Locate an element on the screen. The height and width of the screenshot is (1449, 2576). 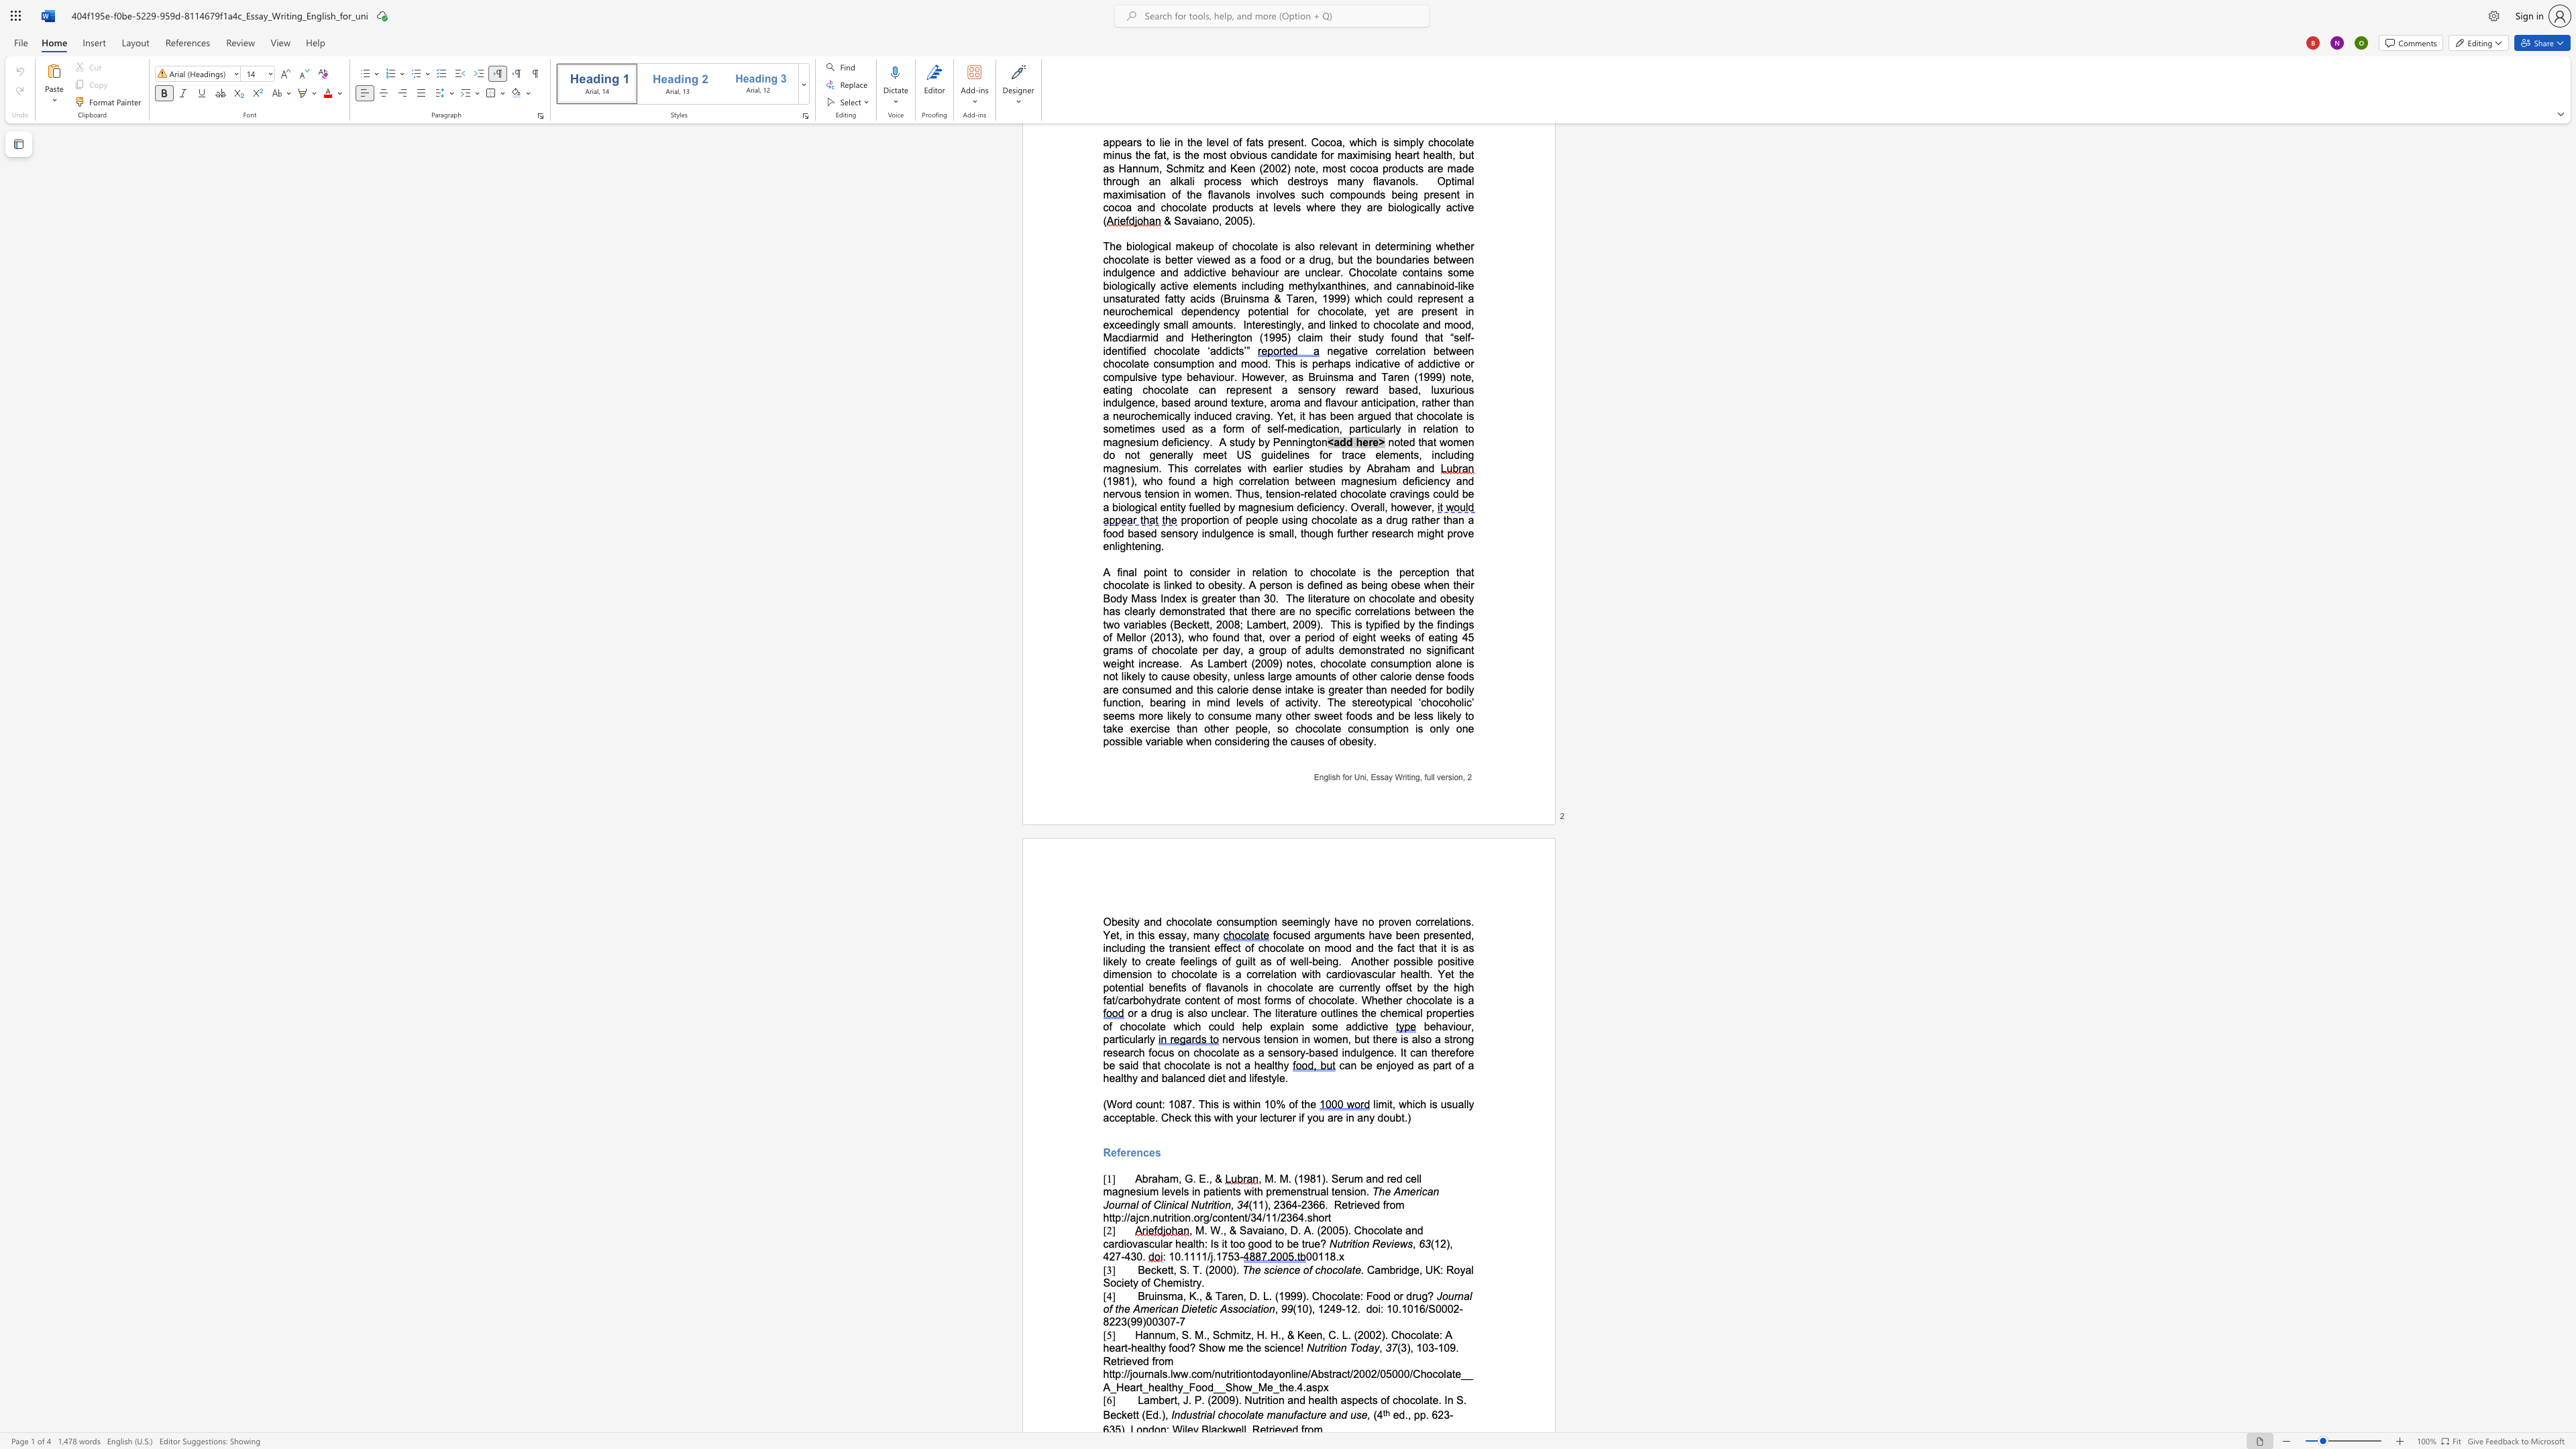
the subset text "English for Uni," within the text "English for Uni, Essay Writing, full version," is located at coordinates (1313, 776).